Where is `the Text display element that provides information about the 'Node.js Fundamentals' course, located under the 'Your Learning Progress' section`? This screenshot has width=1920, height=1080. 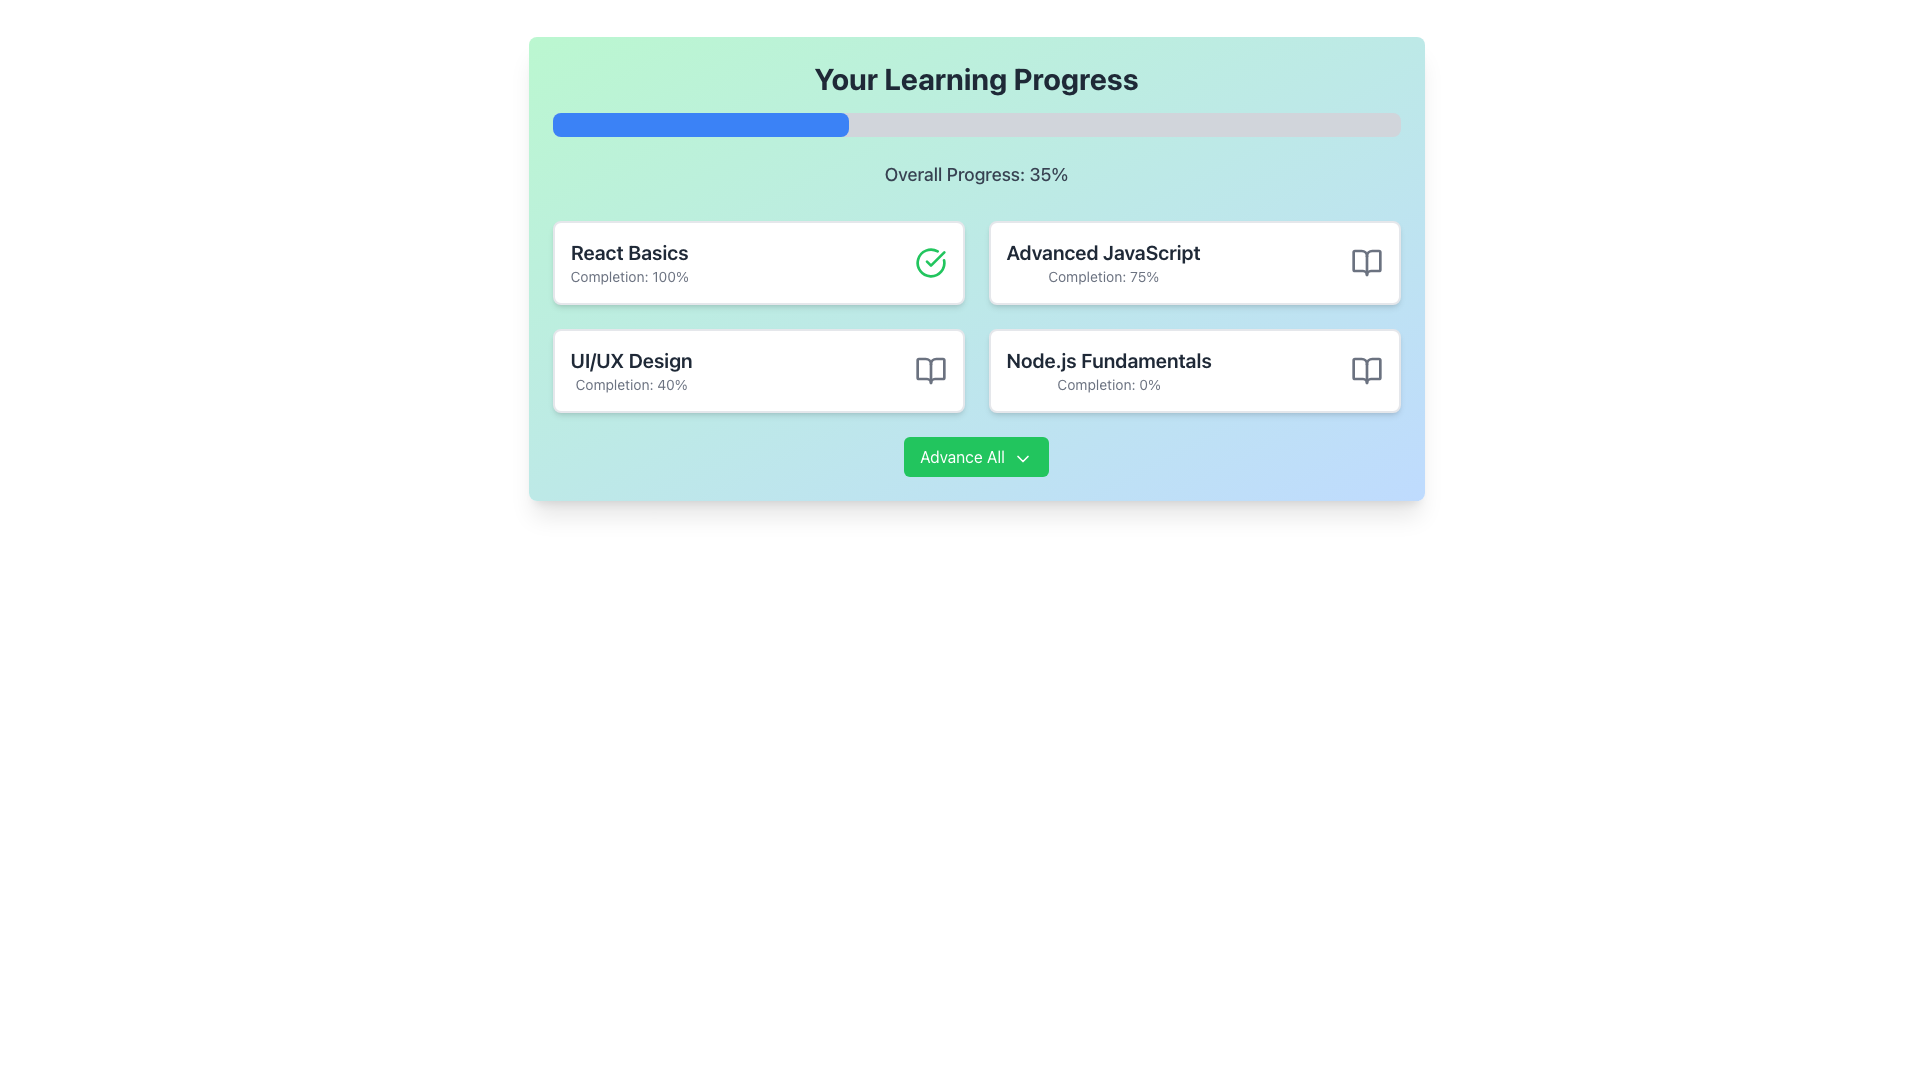 the Text display element that provides information about the 'Node.js Fundamentals' course, located under the 'Your Learning Progress' section is located at coordinates (1108, 370).